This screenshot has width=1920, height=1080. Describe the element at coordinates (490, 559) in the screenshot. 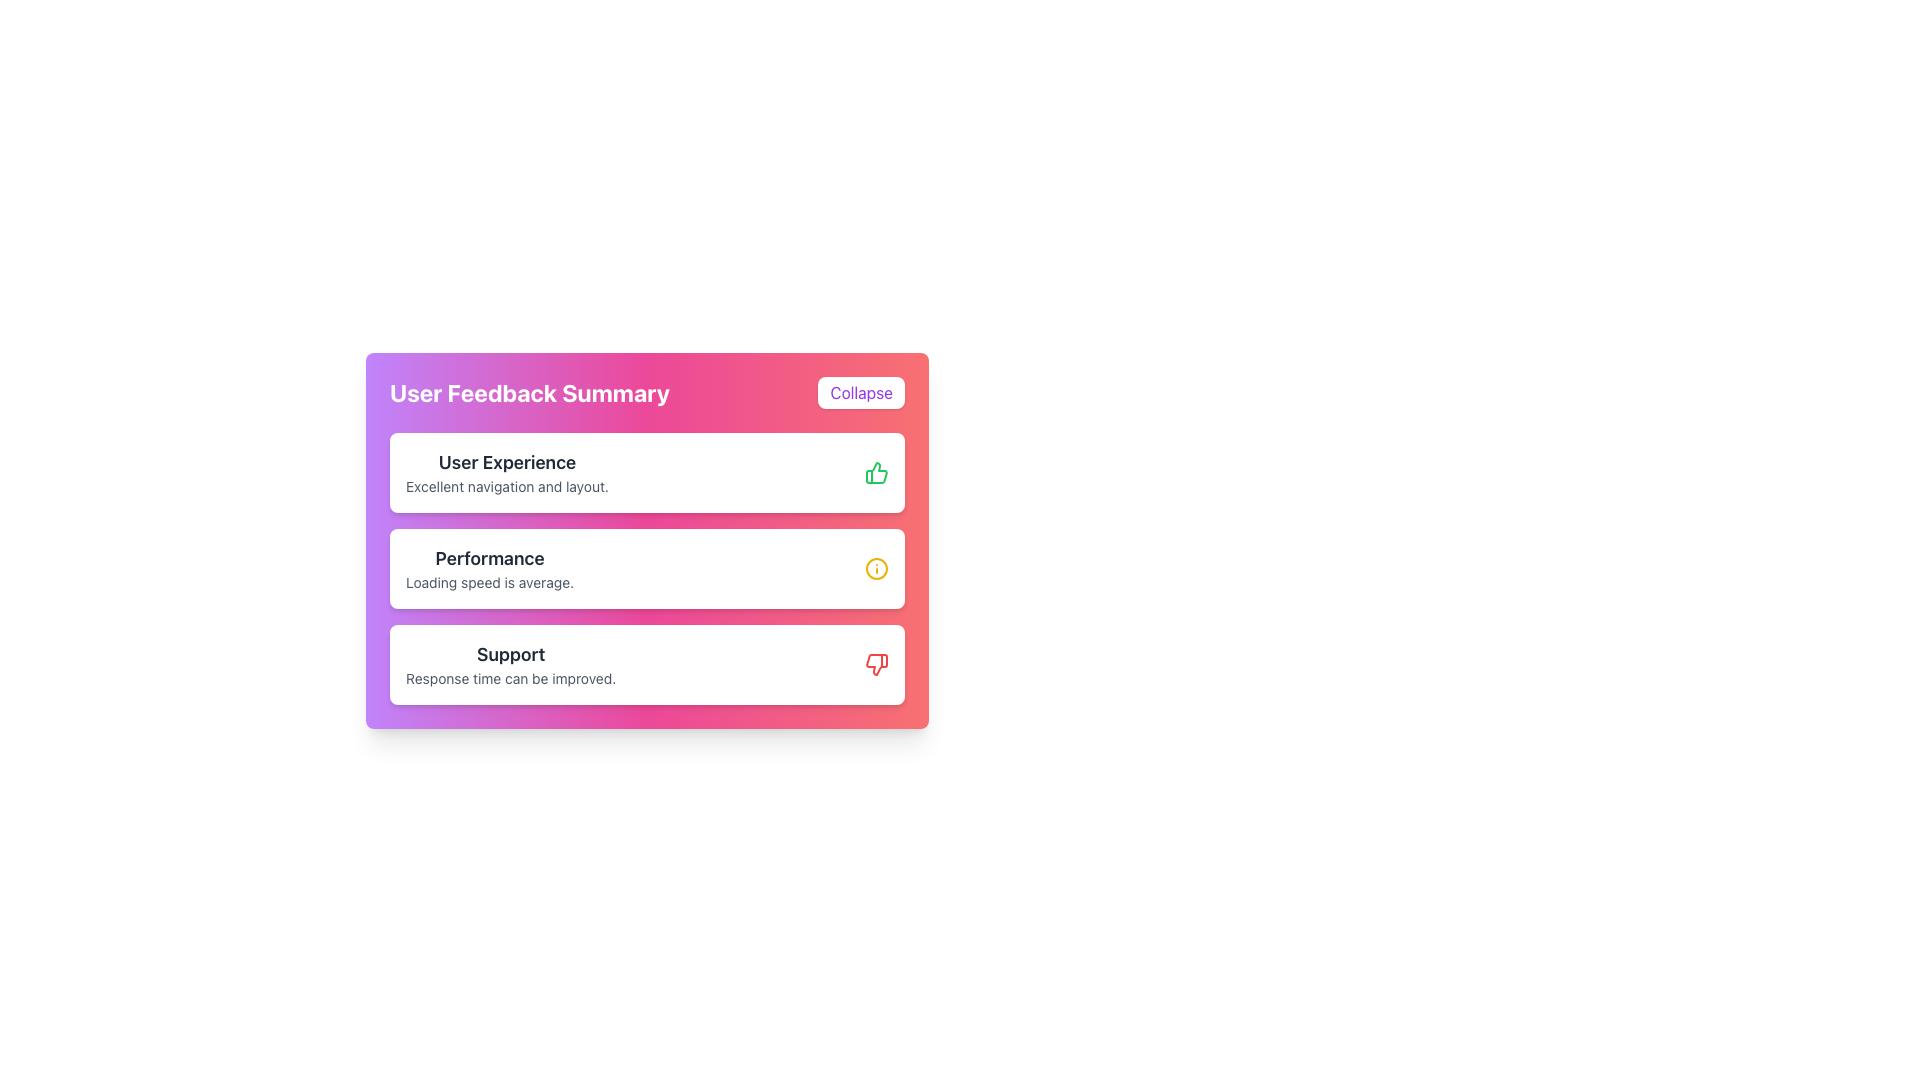

I see `the static text label that acts as a title or category heading for the feedback content, positioned above the text 'Loading speed is average.'` at that location.